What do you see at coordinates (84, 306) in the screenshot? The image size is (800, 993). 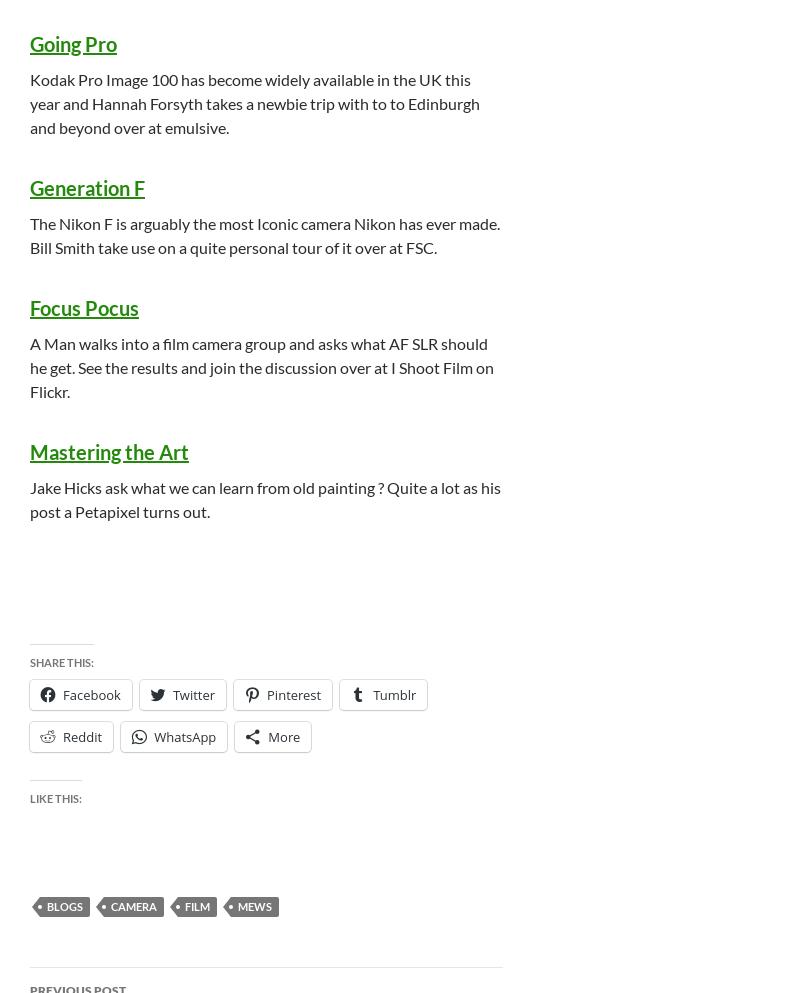 I see `'Focus Pocus'` at bounding box center [84, 306].